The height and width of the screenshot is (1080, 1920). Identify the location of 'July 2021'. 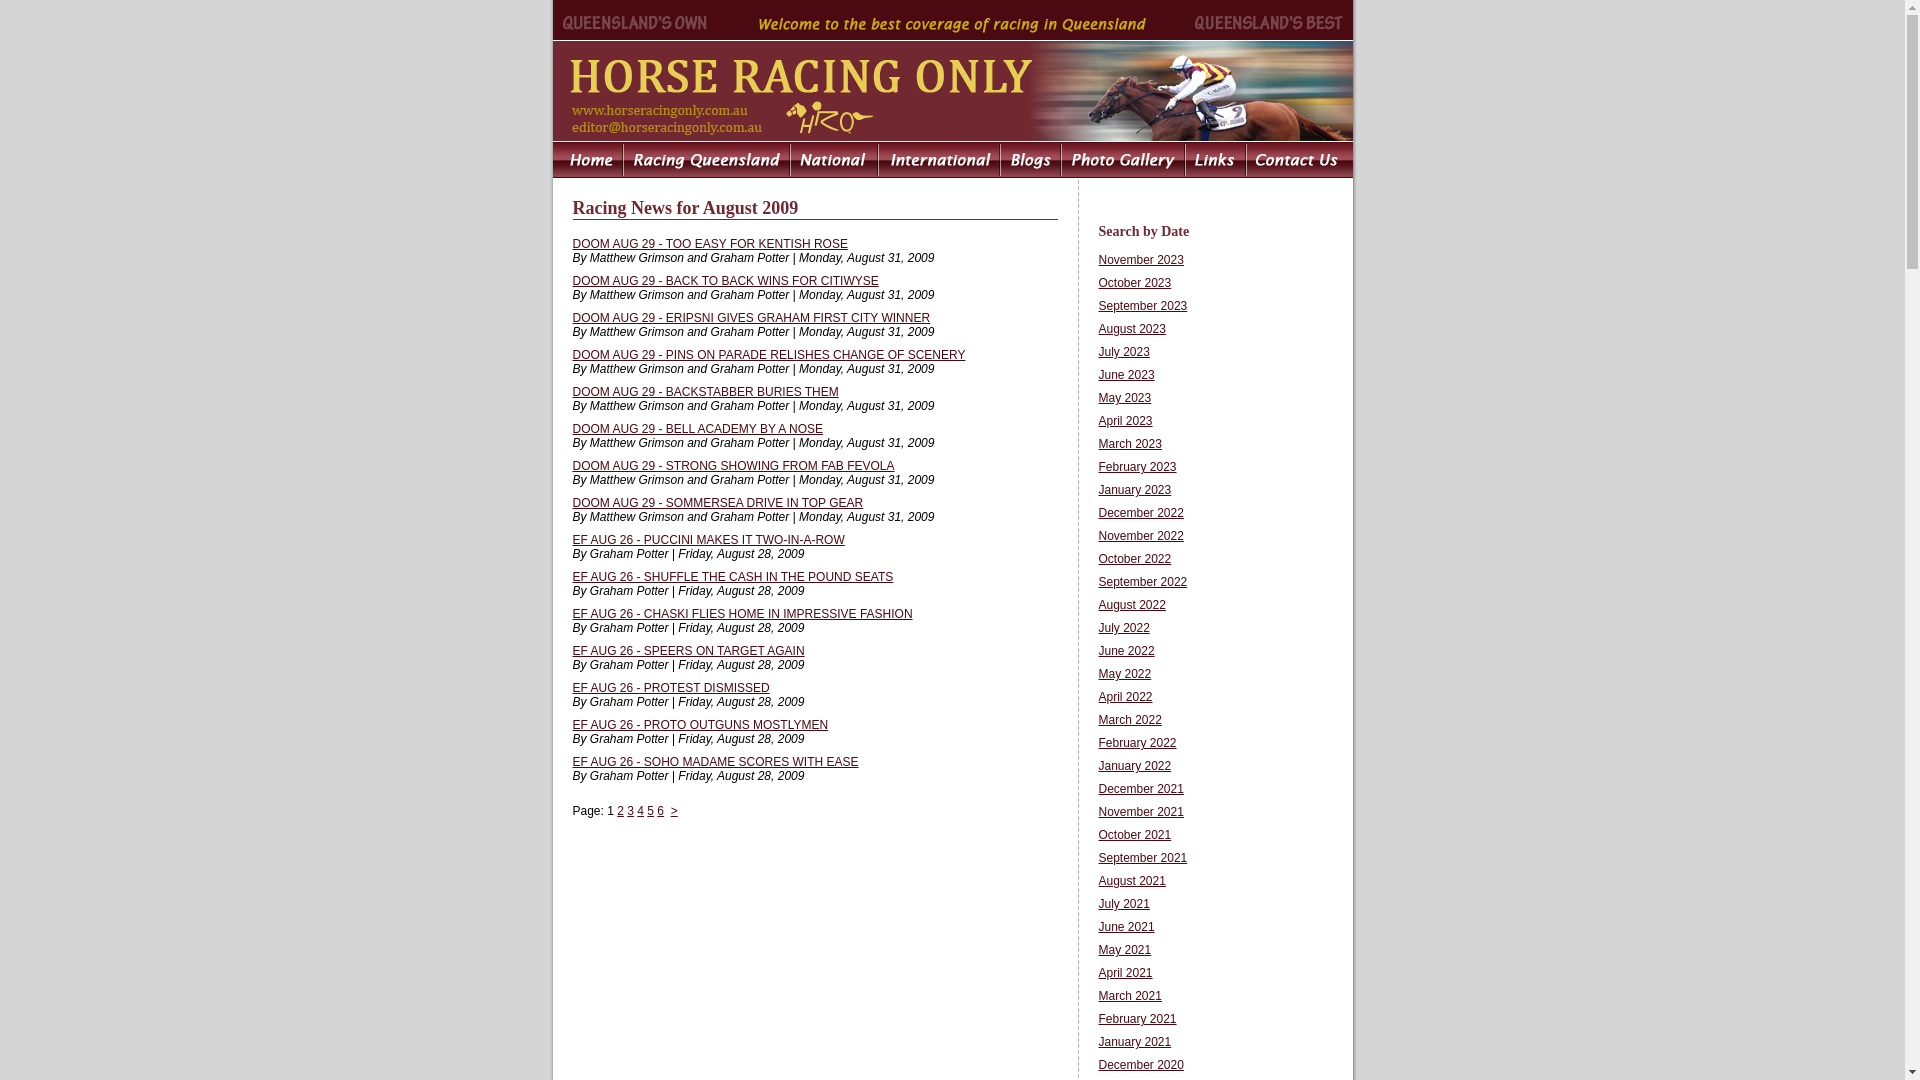
(1097, 903).